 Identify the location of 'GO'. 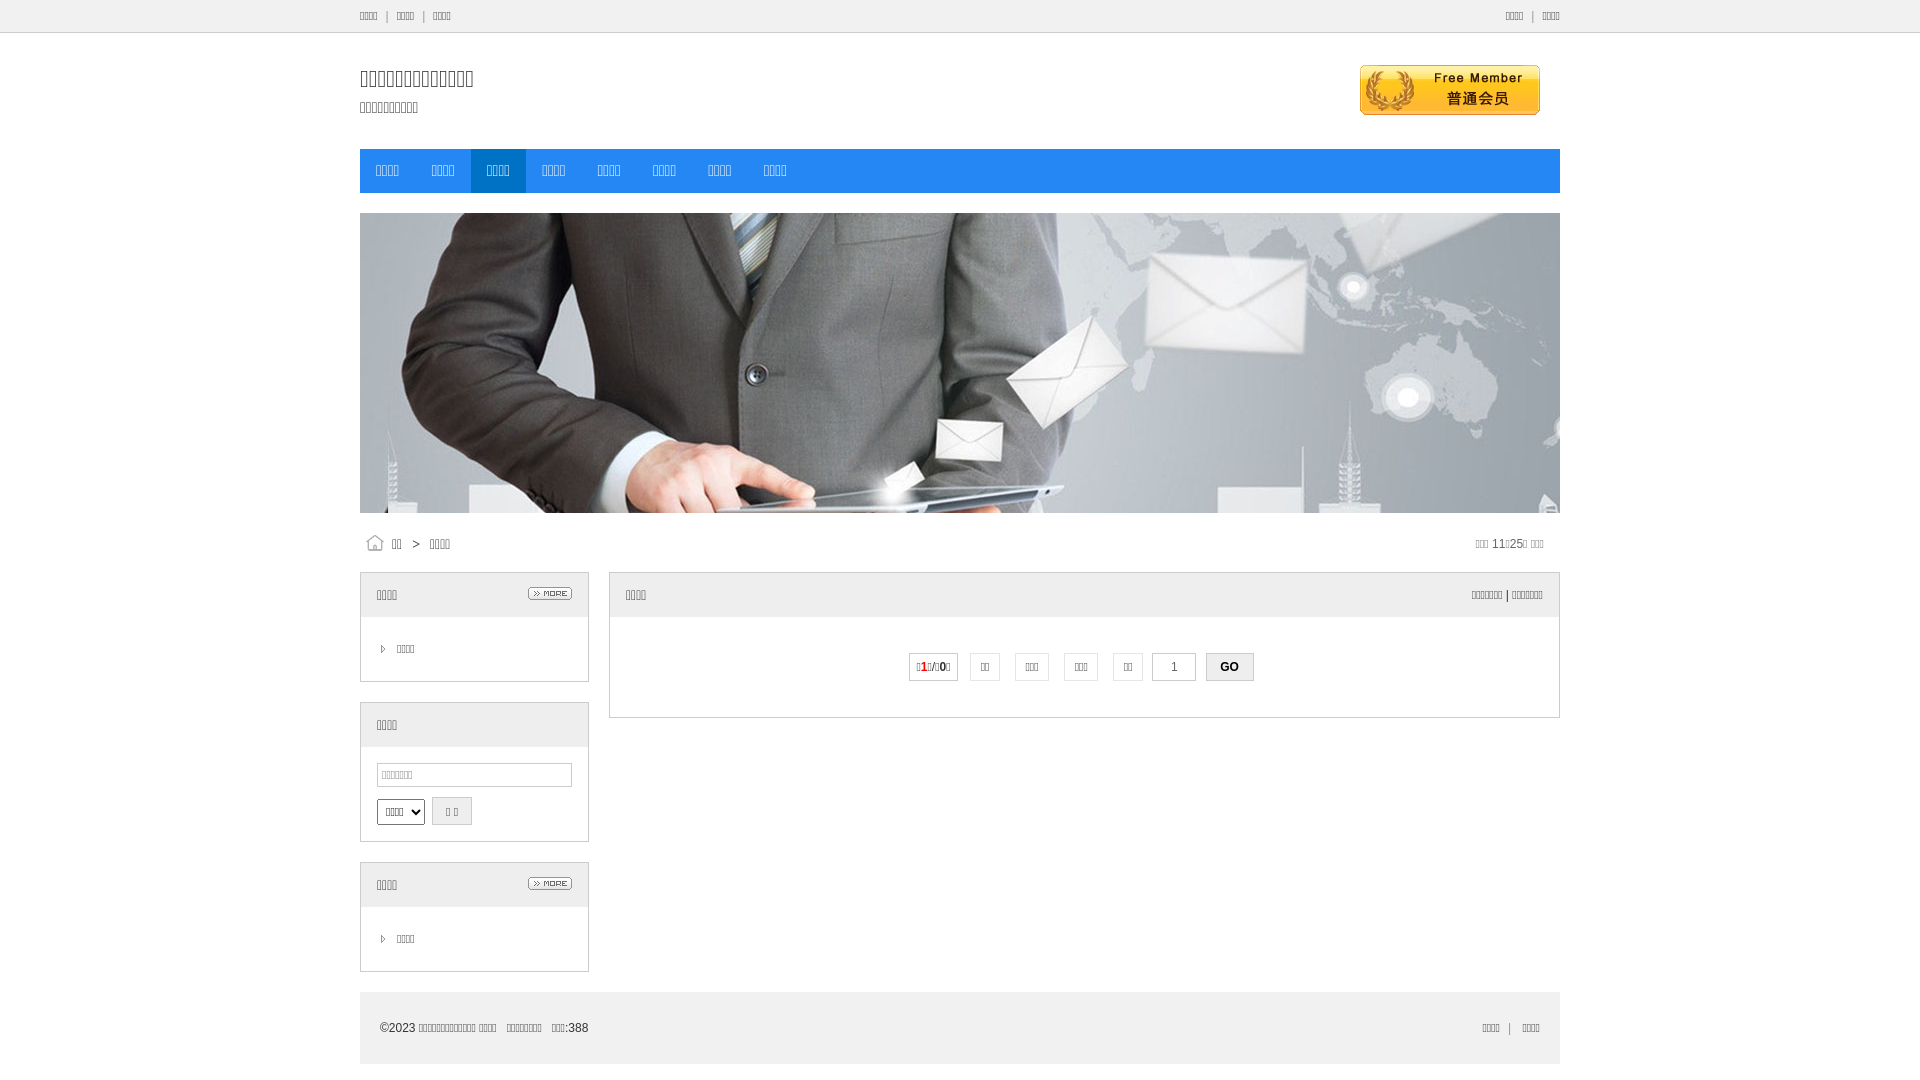
(1228, 667).